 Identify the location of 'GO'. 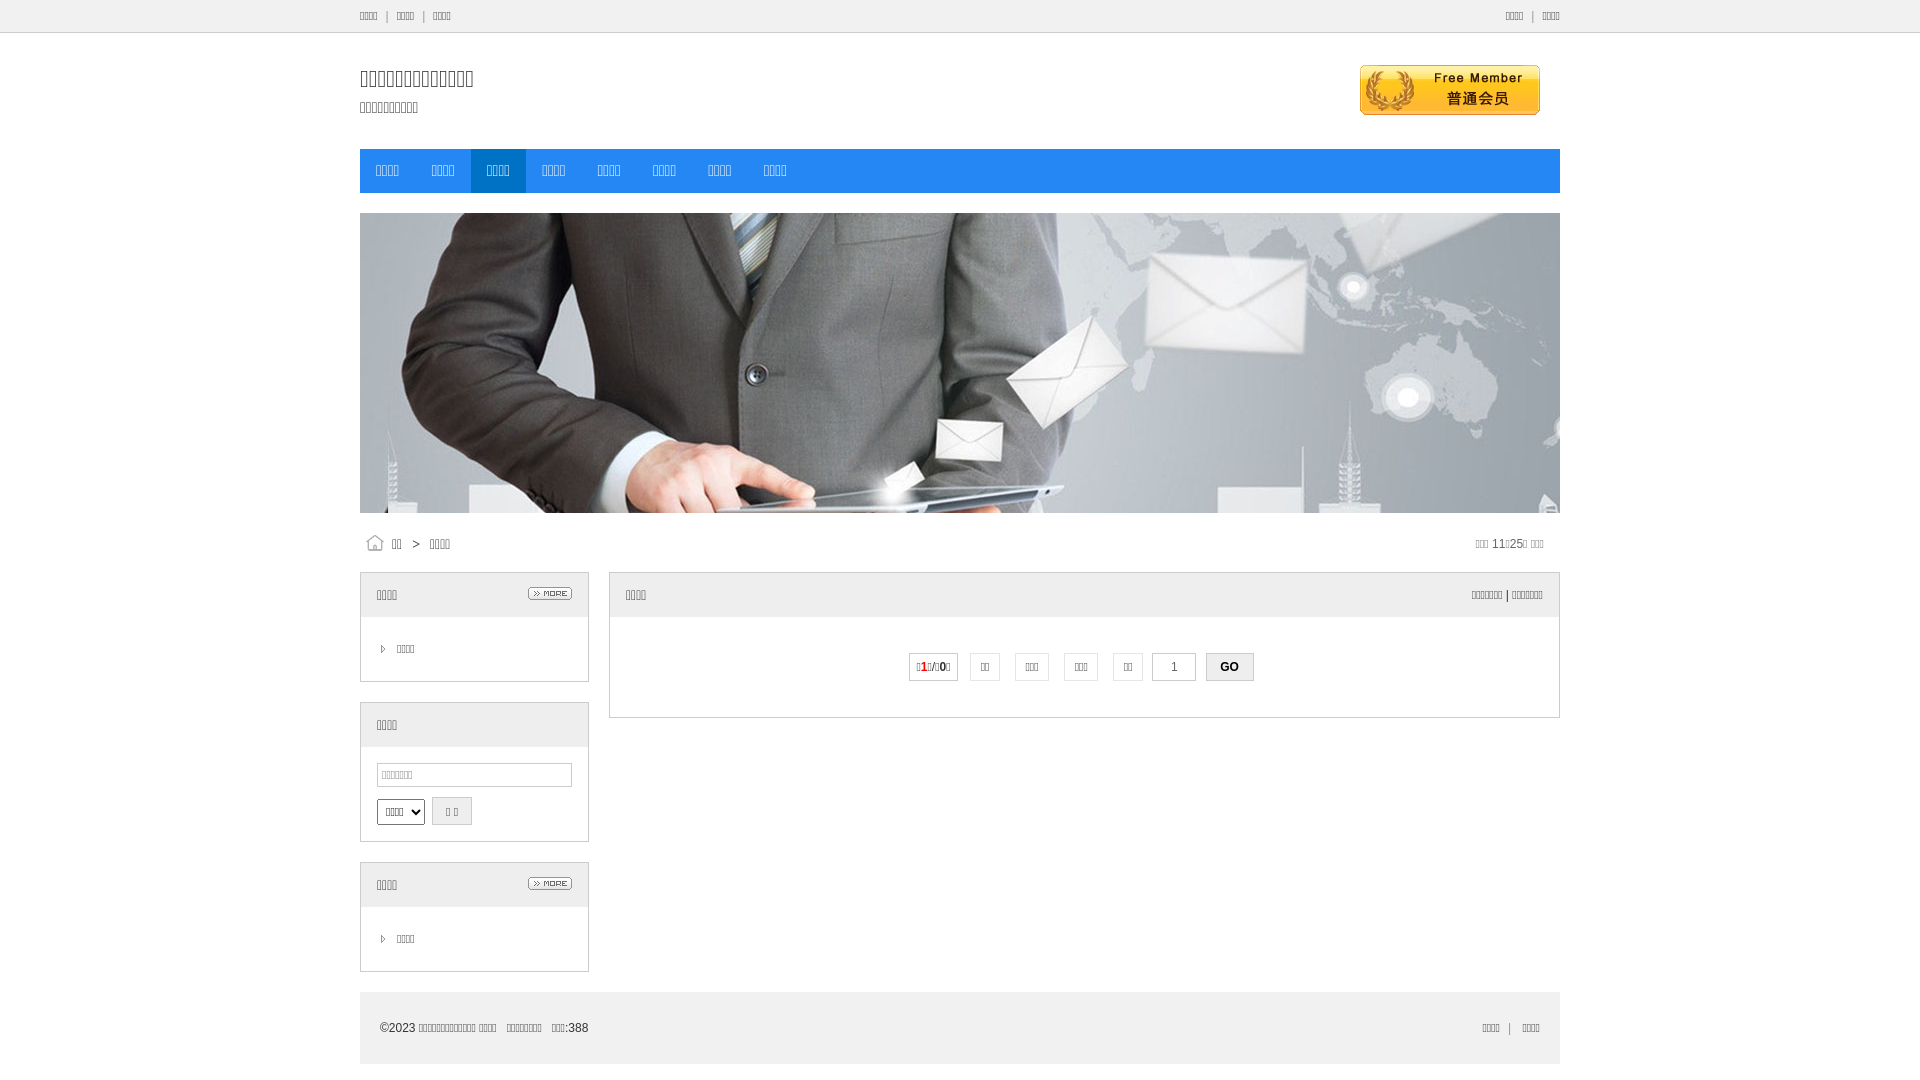
(1228, 667).